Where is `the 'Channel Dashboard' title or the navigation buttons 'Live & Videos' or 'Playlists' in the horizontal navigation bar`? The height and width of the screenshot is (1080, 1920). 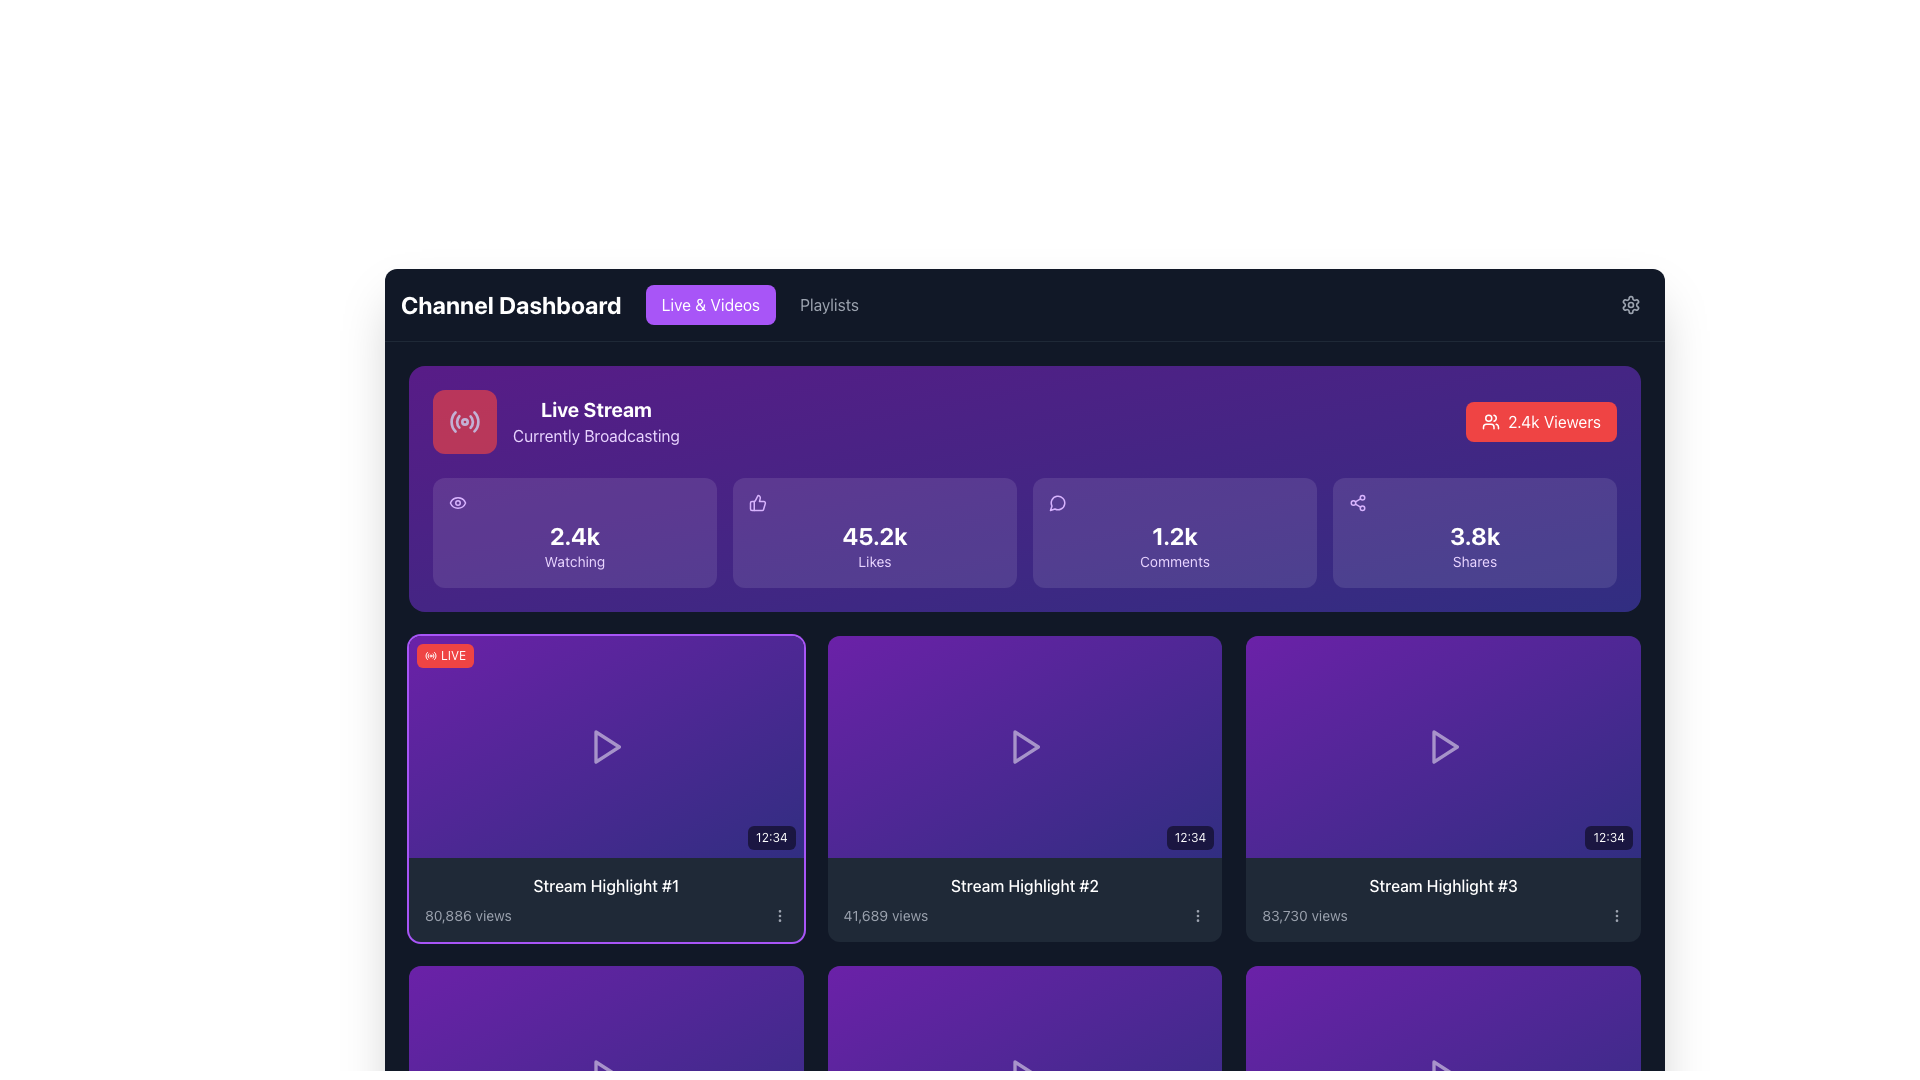
the 'Channel Dashboard' title or the navigation buttons 'Live & Videos' or 'Playlists' in the horizontal navigation bar is located at coordinates (1025, 305).